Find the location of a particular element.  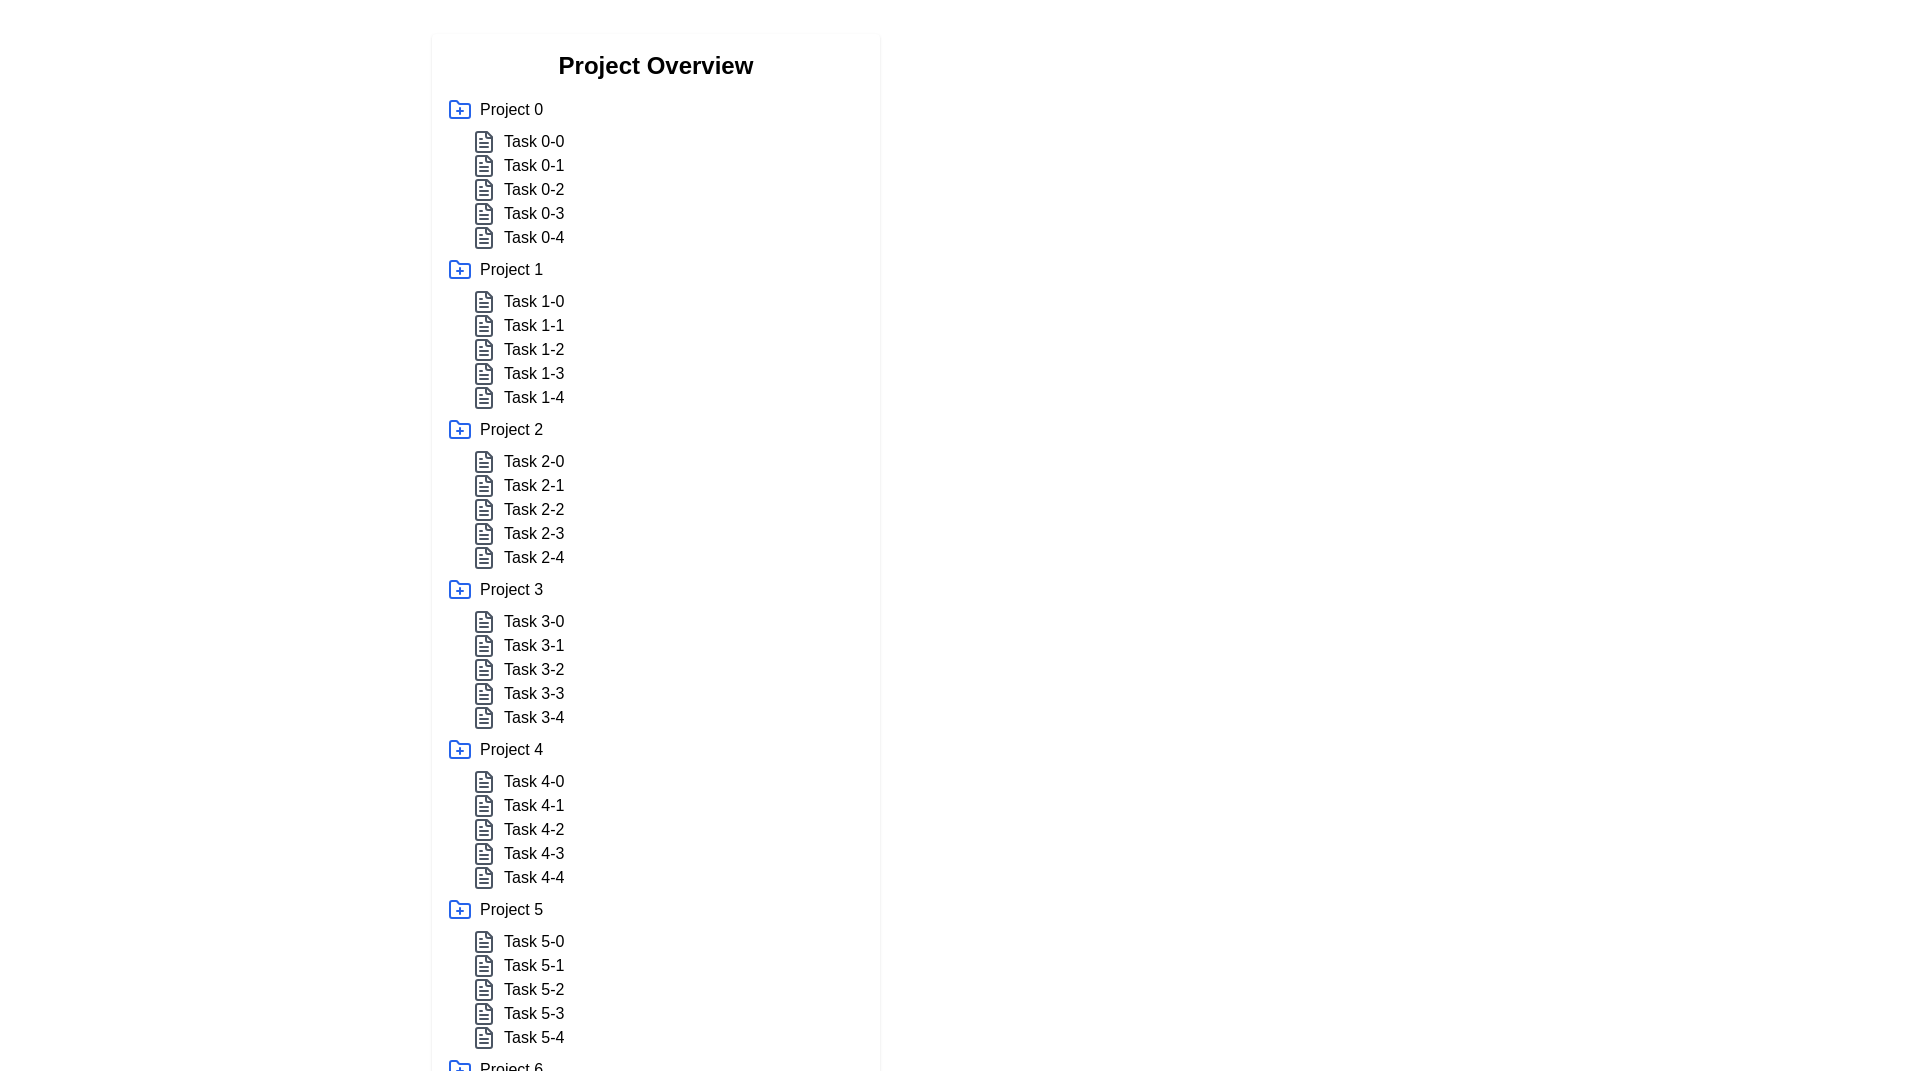

the 'Task 4-2' label with document icon using keyboard up/down arrows is located at coordinates (667, 829).